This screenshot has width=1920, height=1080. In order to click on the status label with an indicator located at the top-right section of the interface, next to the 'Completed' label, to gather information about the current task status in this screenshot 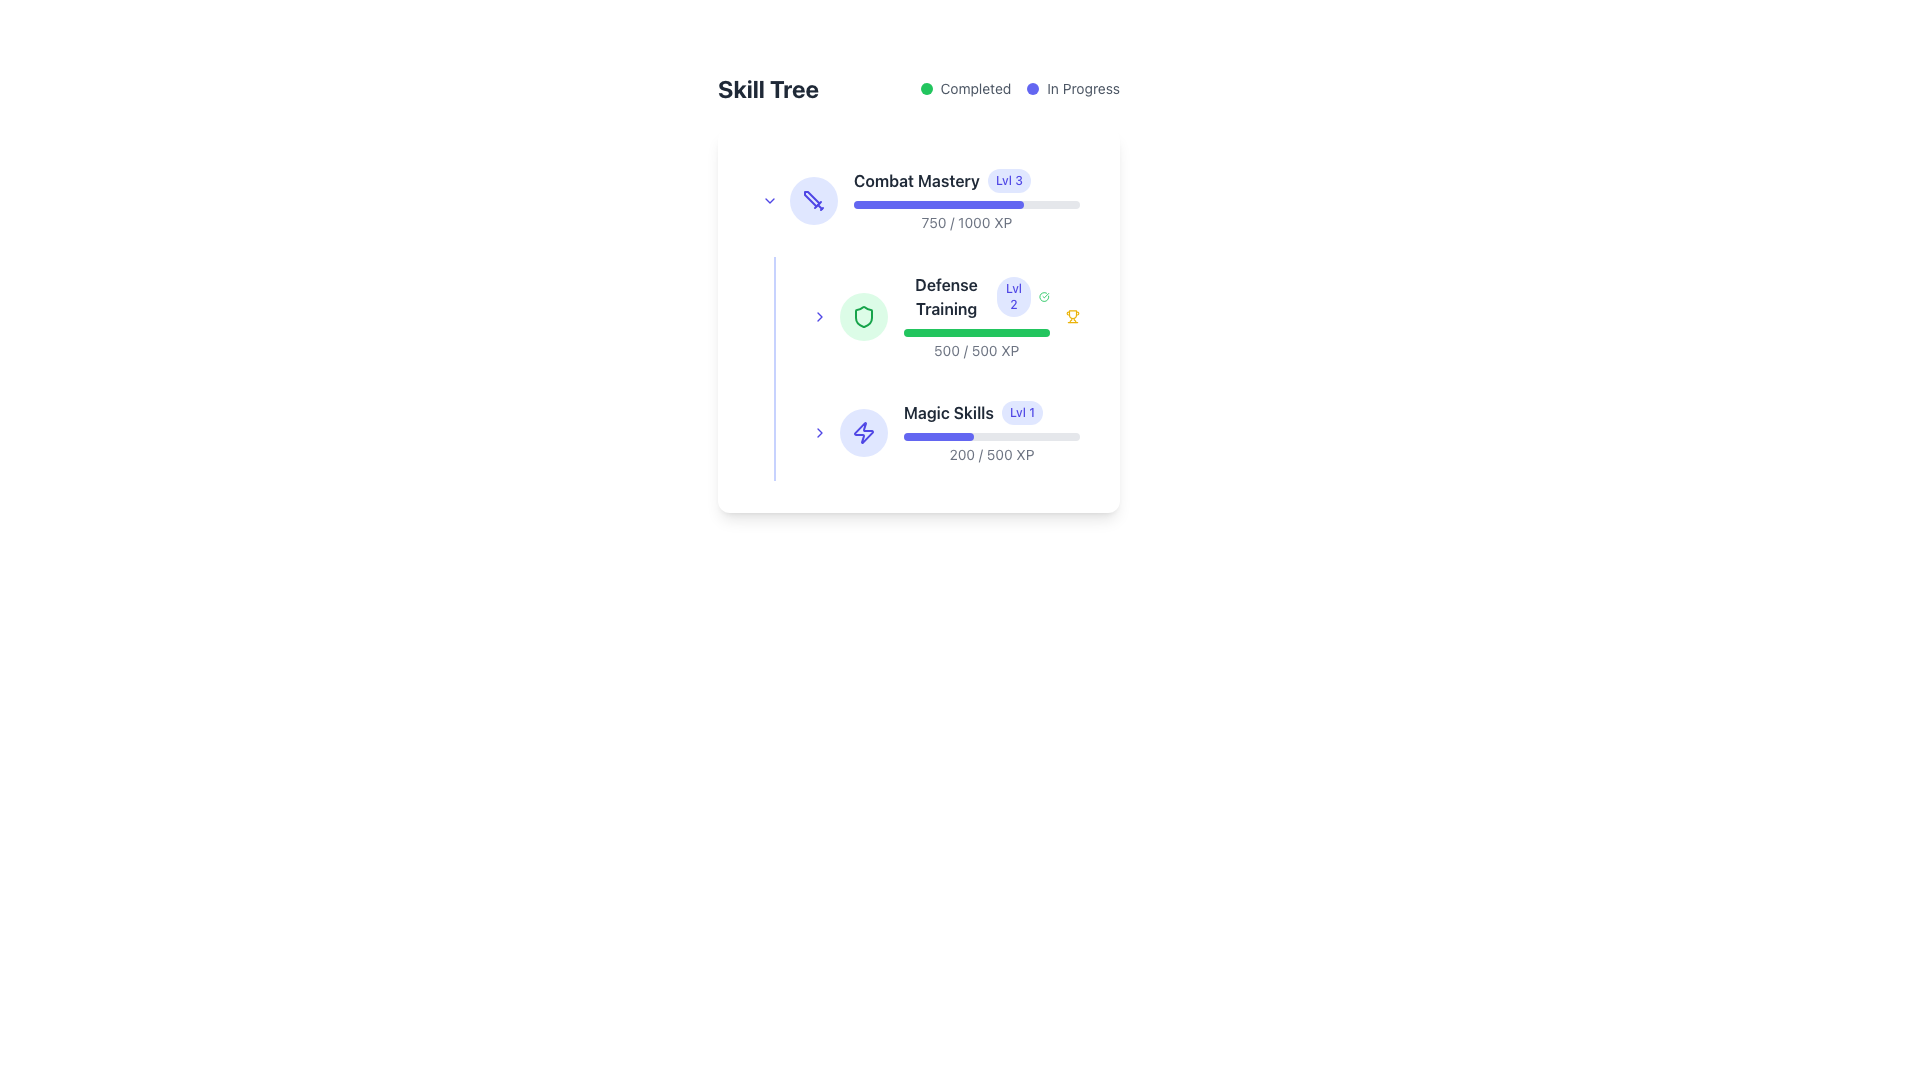, I will do `click(1072, 87)`.